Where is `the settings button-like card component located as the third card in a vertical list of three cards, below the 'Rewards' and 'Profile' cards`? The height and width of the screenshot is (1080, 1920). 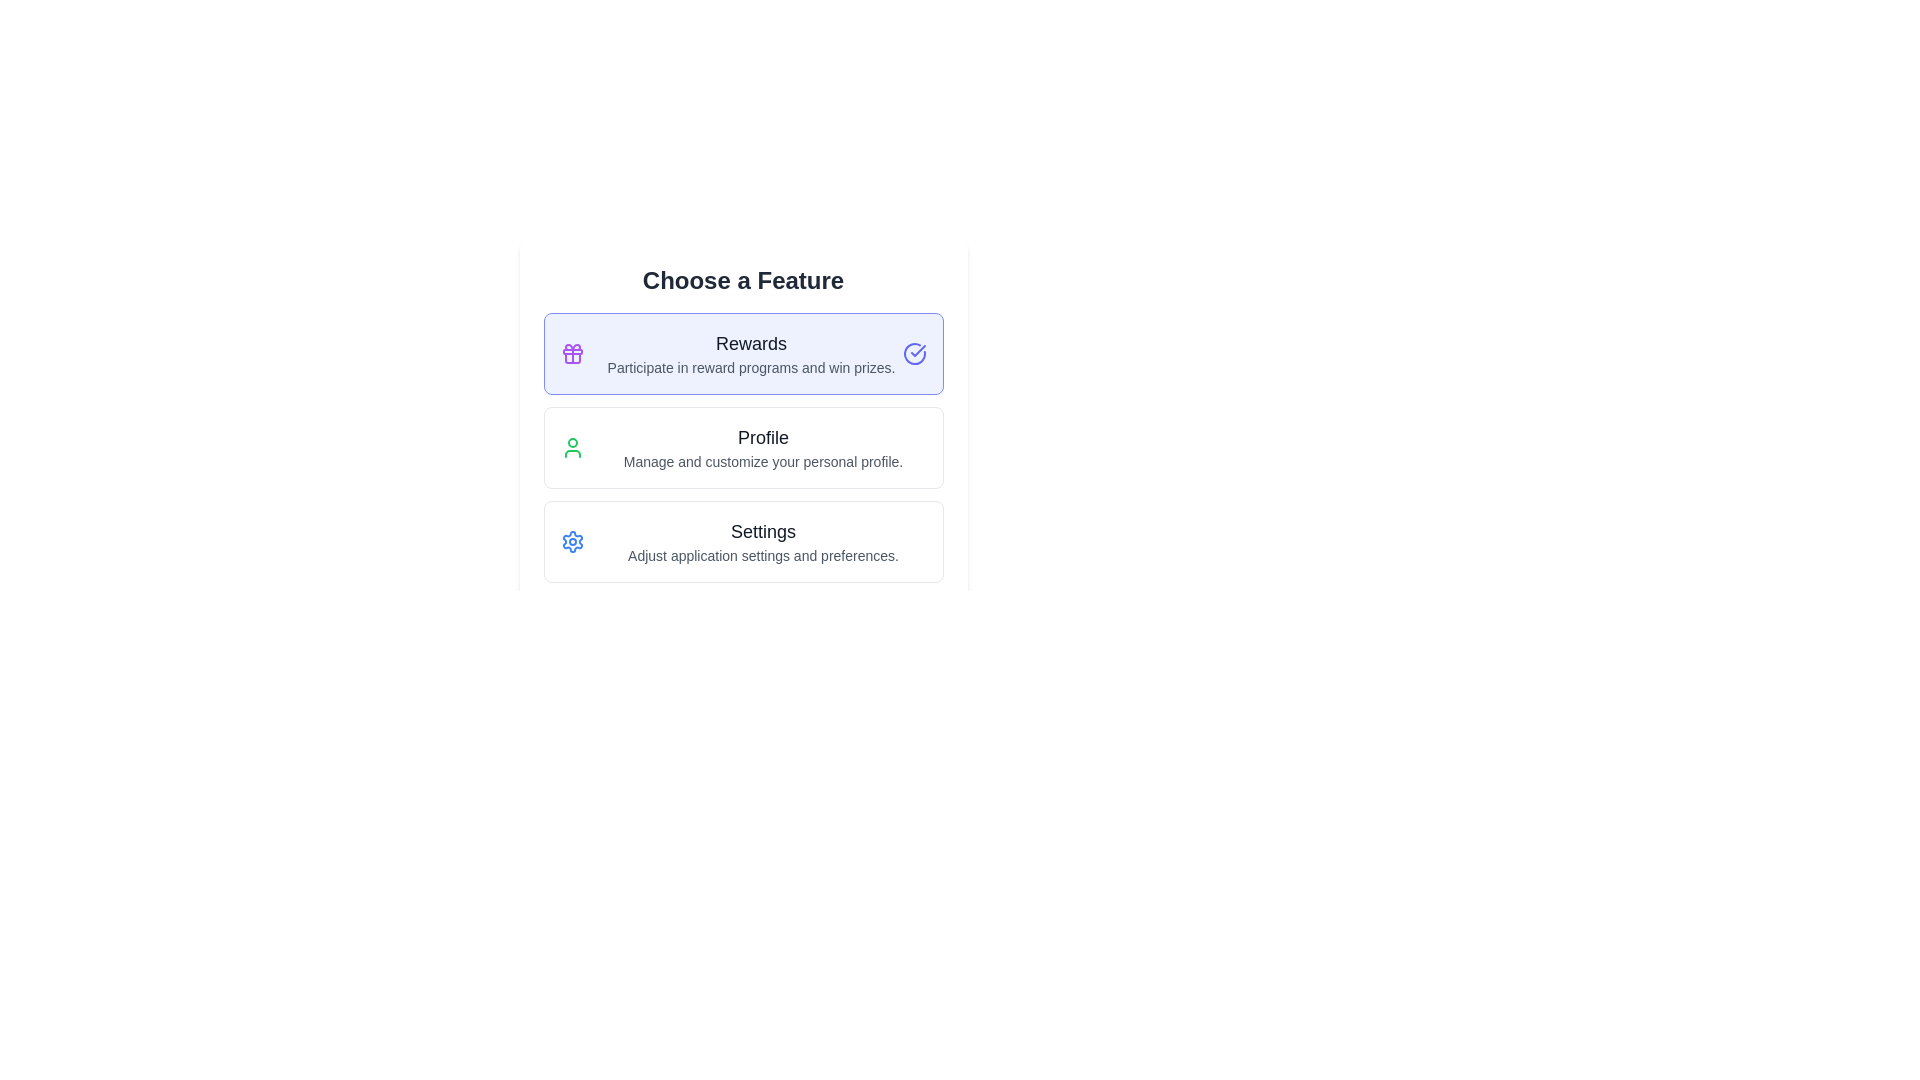 the settings button-like card component located as the third card in a vertical list of three cards, below the 'Rewards' and 'Profile' cards is located at coordinates (742, 542).